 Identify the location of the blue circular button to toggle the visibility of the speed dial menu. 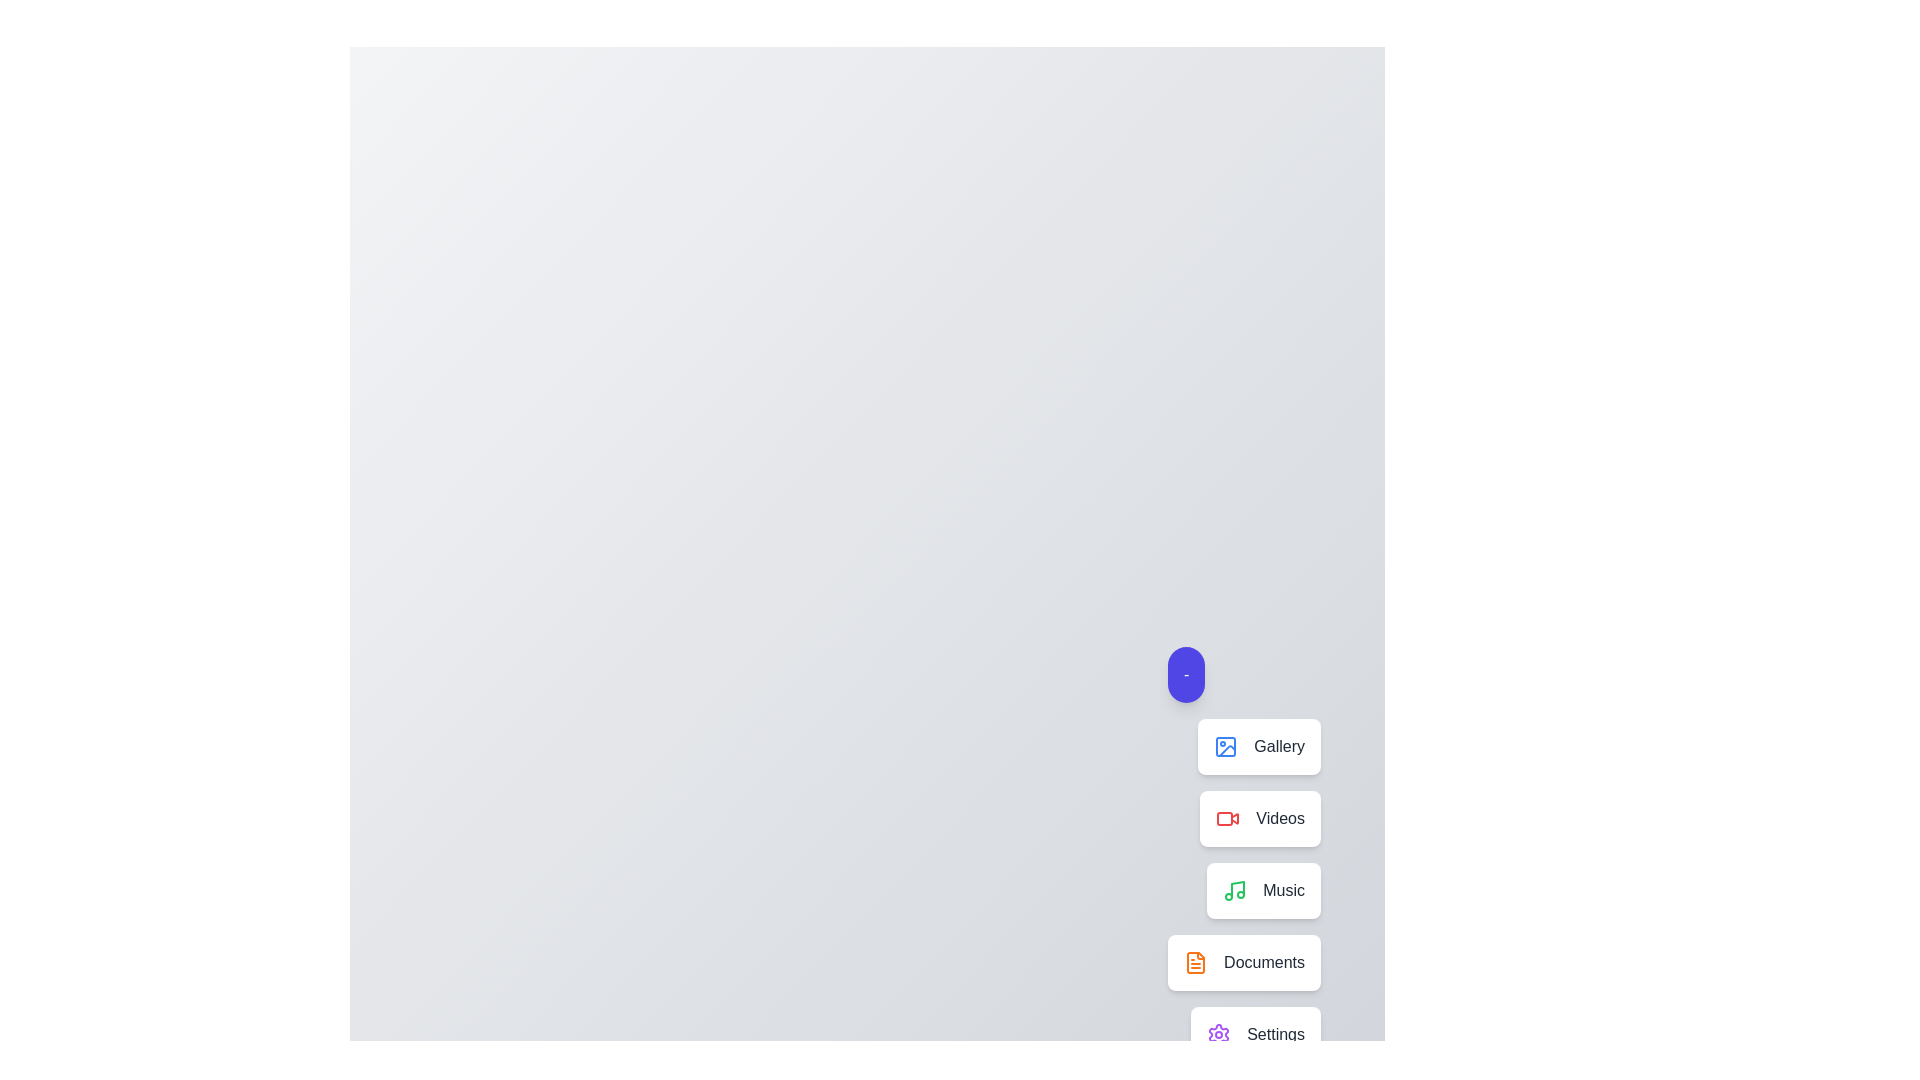
(1186, 675).